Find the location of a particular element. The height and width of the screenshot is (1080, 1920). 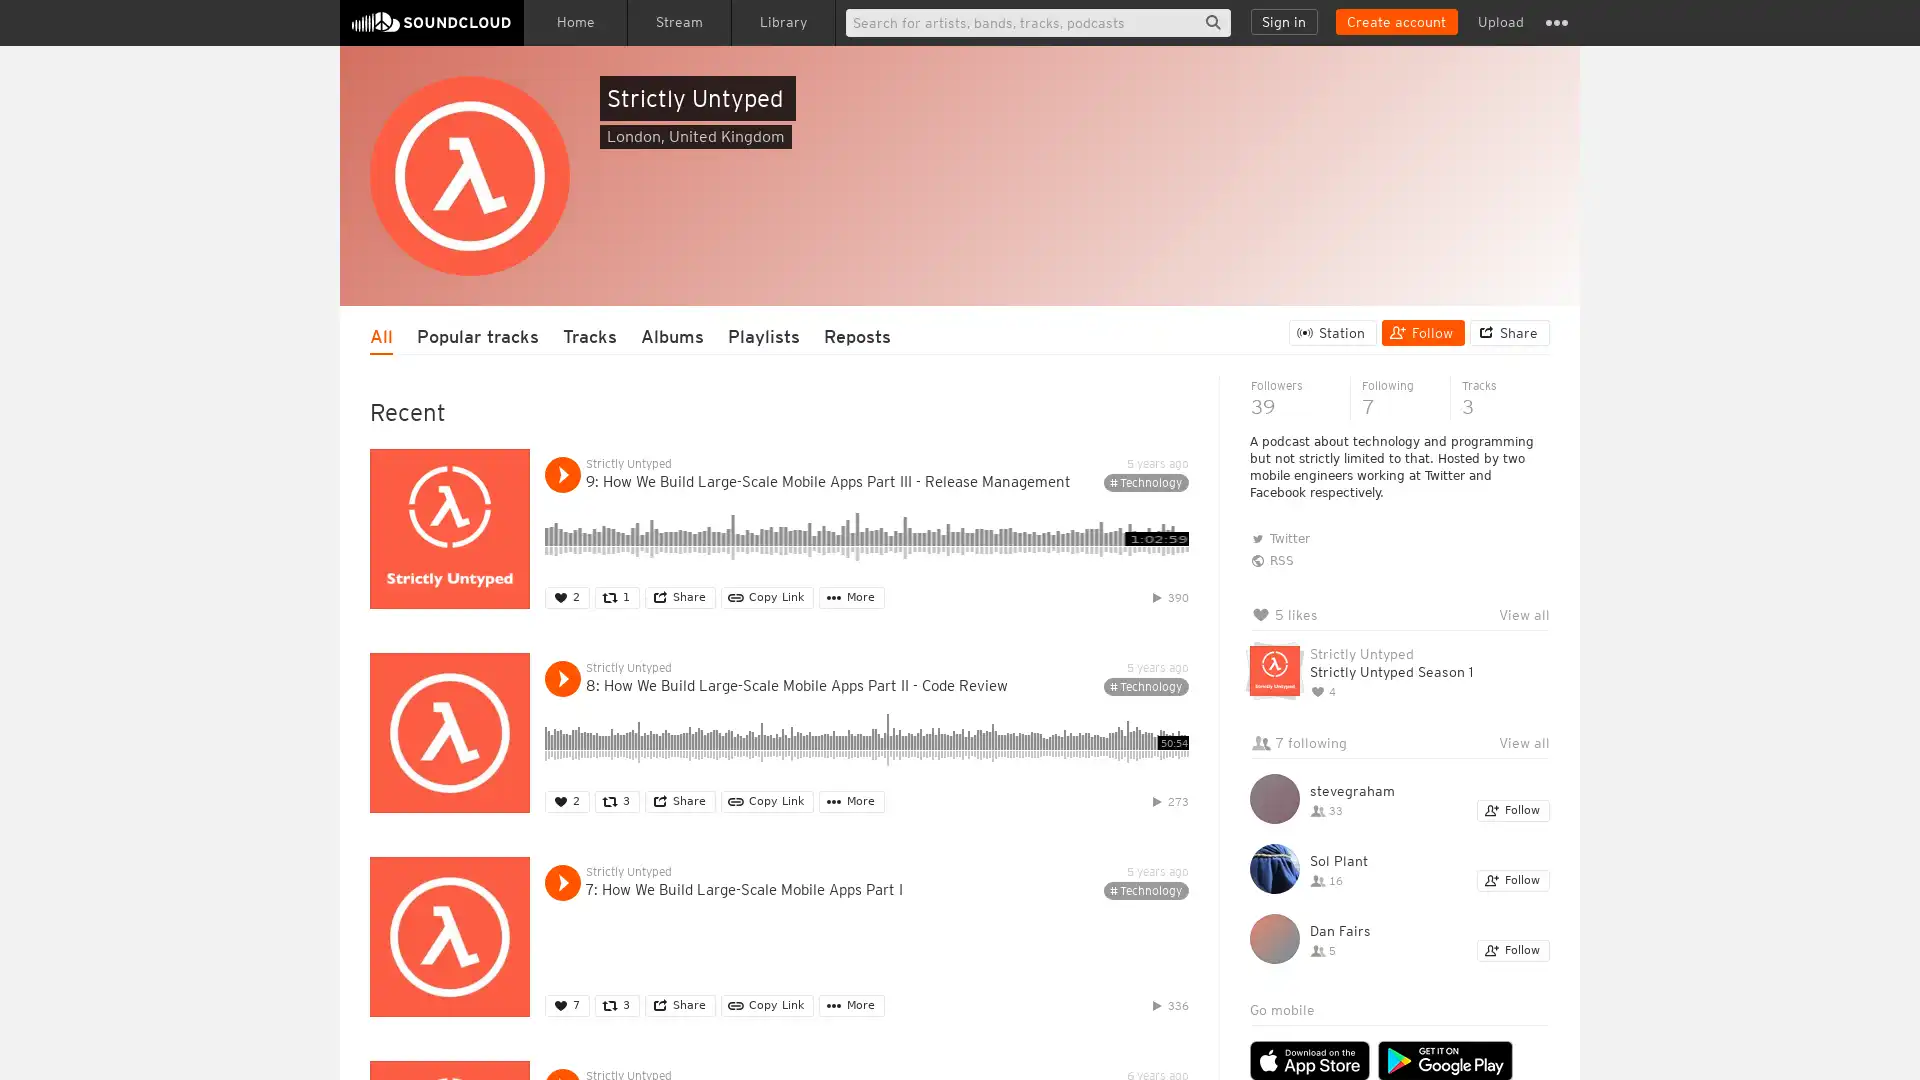

Follow is located at coordinates (1513, 879).